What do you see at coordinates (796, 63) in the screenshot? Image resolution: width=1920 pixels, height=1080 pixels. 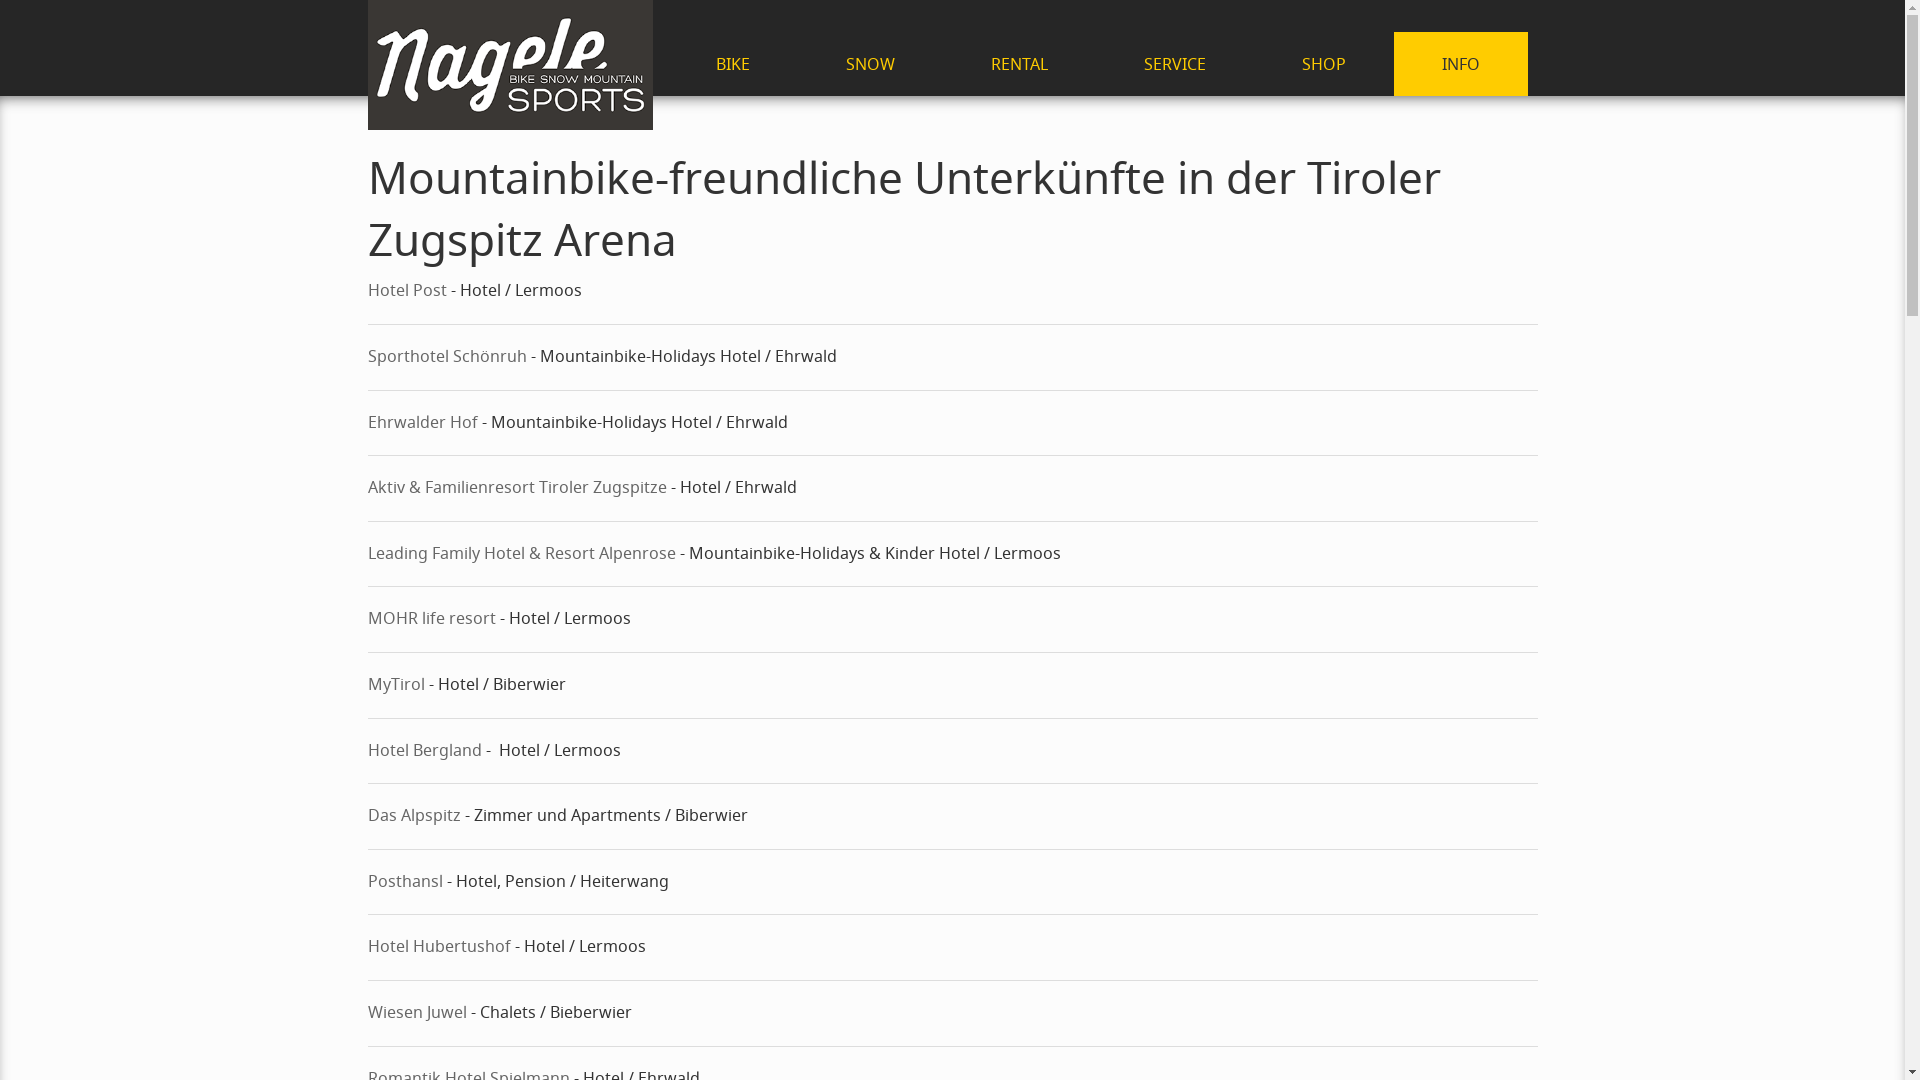 I see `'SNOW'` at bounding box center [796, 63].